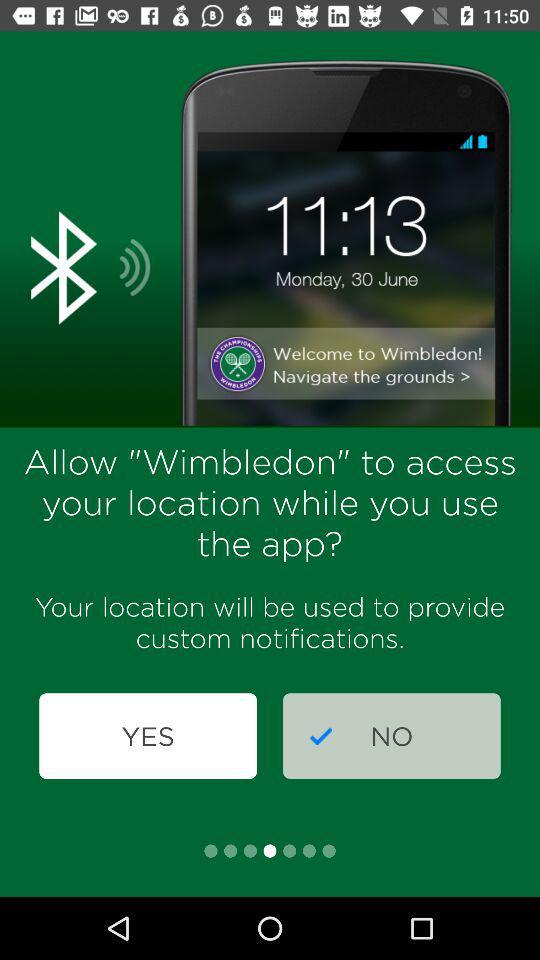 The width and height of the screenshot is (540, 960). I want to click on icon below your location will item, so click(391, 735).